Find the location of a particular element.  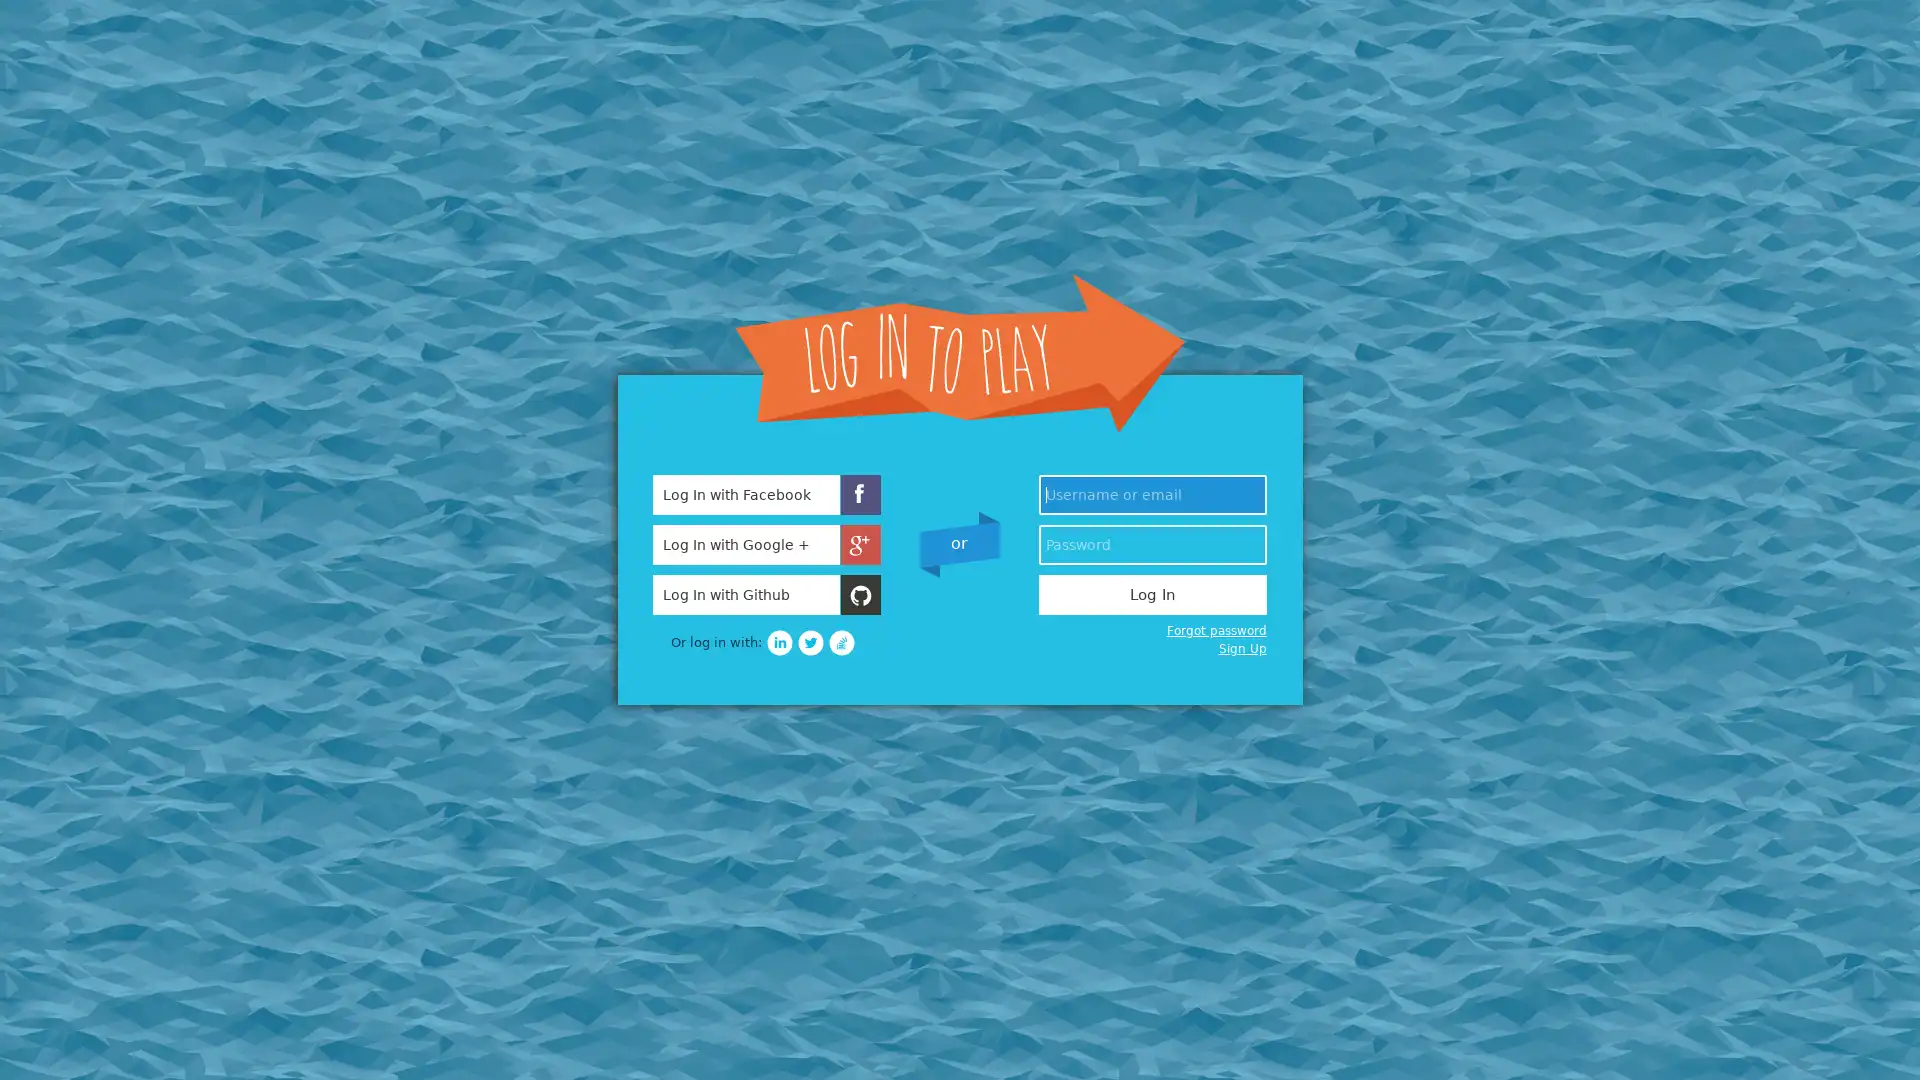

Log In is located at coordinates (1152, 593).